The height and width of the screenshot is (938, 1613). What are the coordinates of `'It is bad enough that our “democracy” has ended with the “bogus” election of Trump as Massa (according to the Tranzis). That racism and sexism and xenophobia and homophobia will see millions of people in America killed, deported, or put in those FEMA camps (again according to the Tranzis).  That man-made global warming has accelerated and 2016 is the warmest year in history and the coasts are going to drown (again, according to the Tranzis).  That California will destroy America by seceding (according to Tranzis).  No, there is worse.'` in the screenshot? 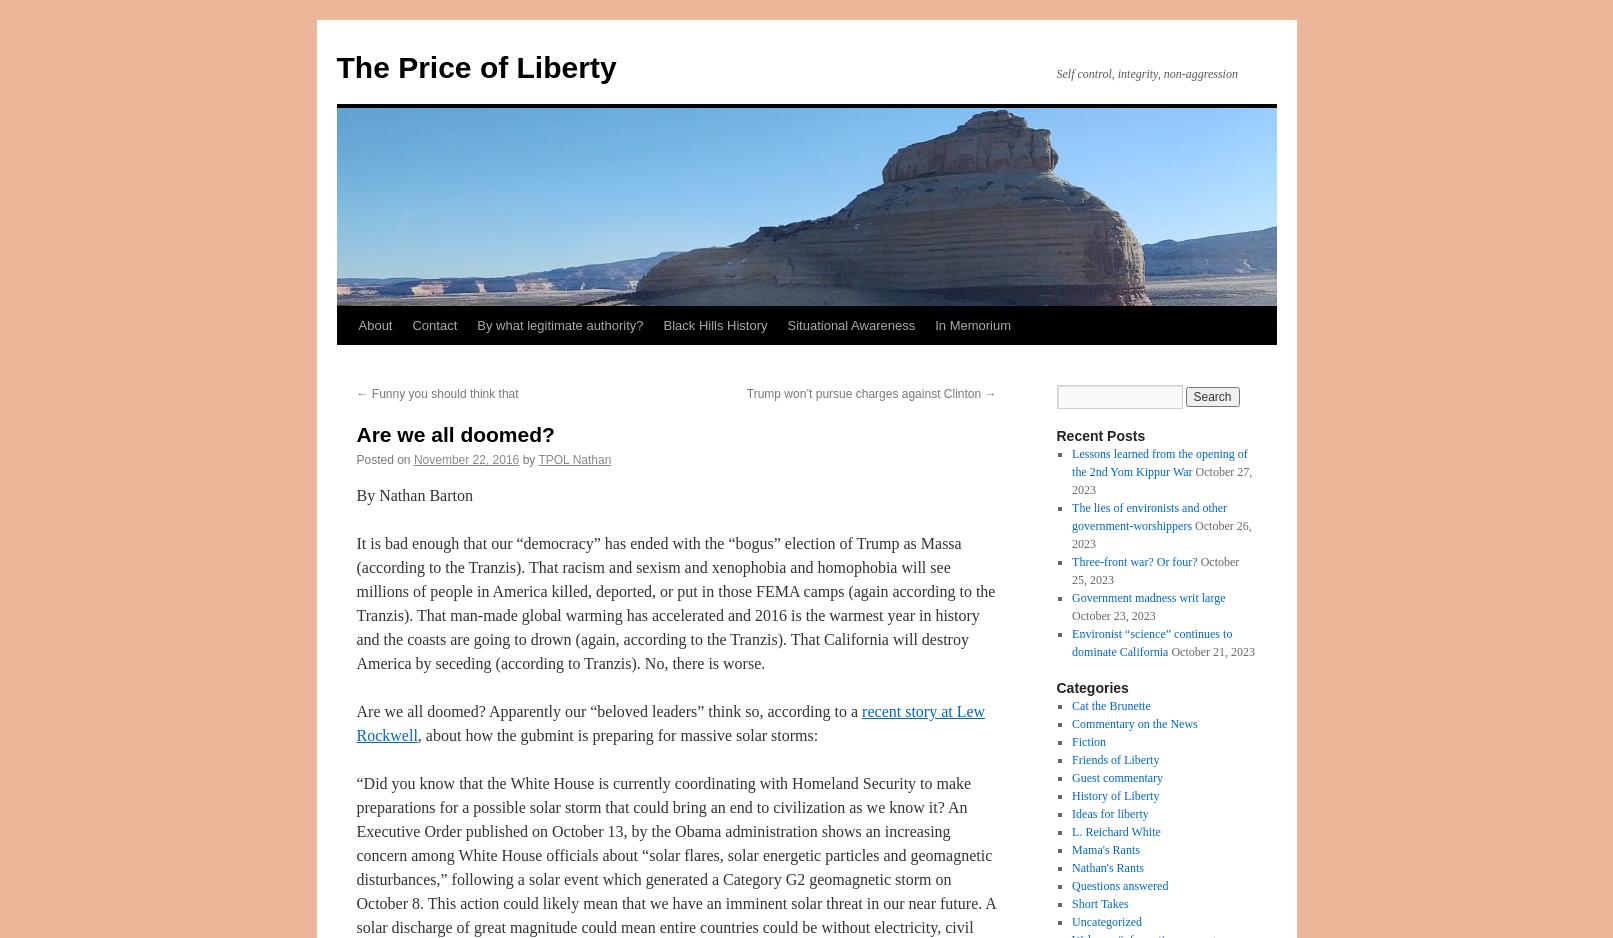 It's located at (674, 603).